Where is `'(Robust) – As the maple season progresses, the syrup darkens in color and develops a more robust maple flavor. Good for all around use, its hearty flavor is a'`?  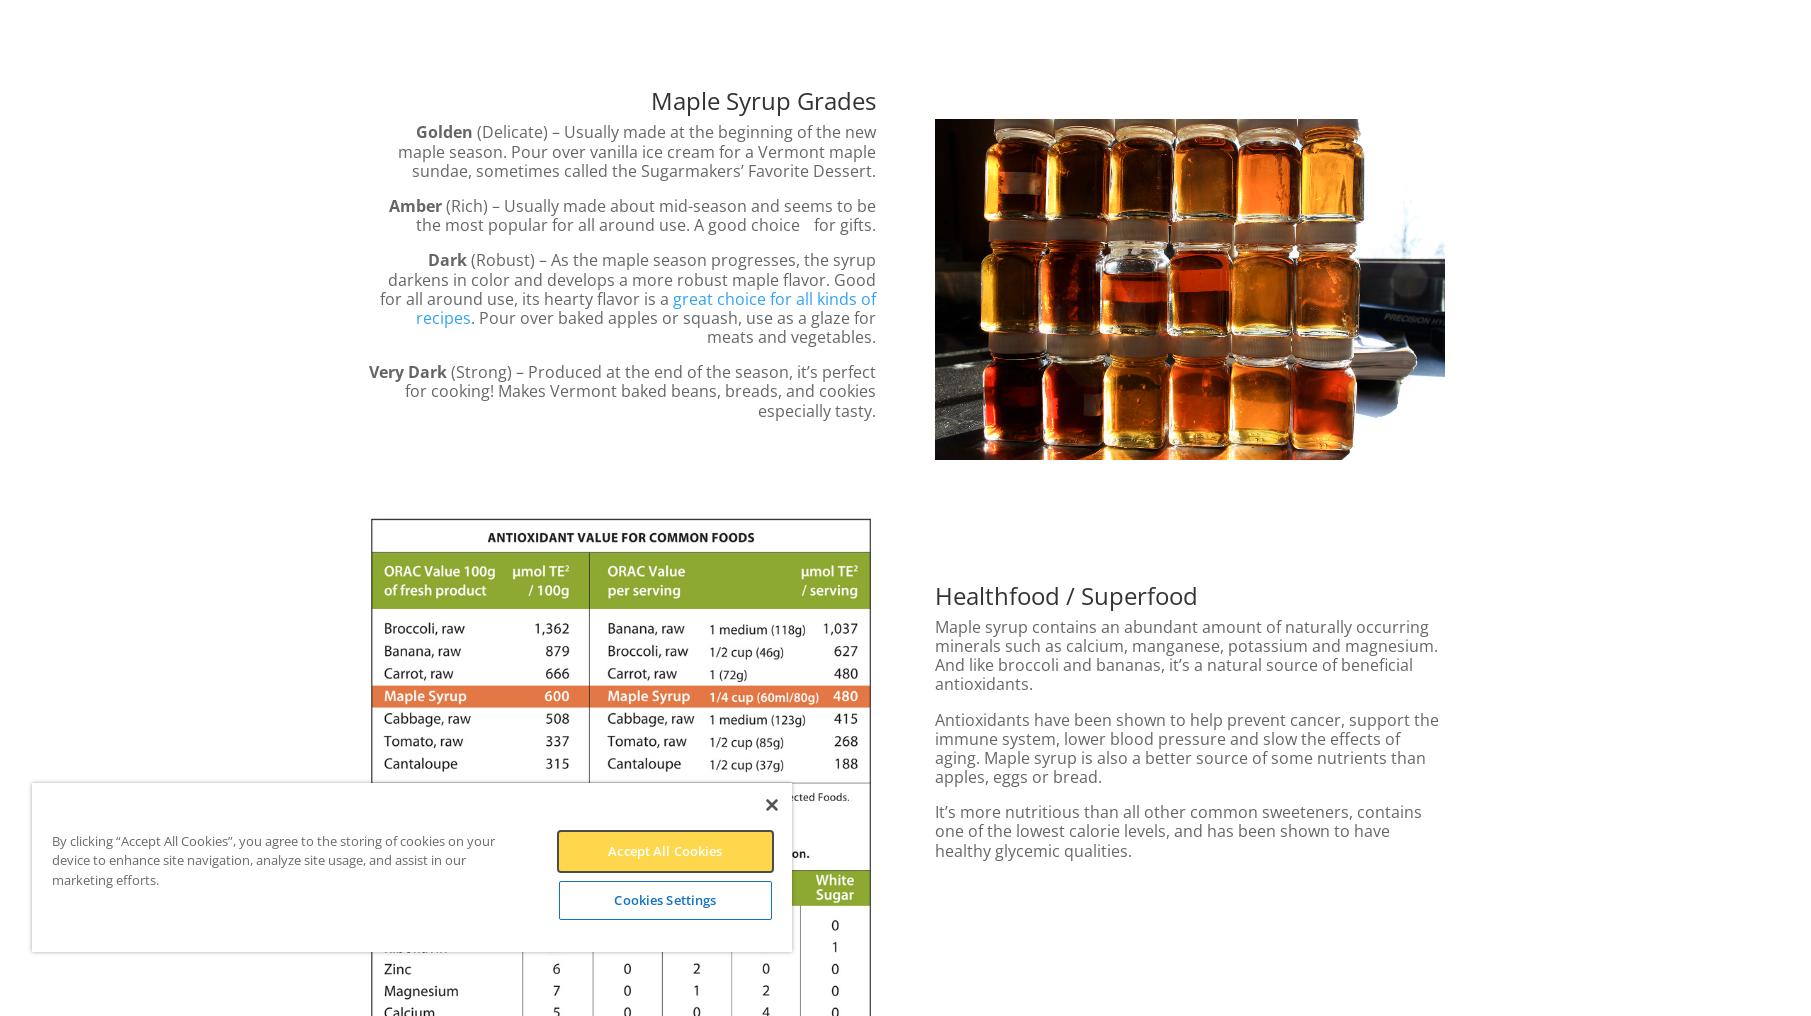 '(Robust) – As the maple season progresses, the syrup darkens in color and develops a more robust maple flavor. Good for all around use, its hearty flavor is a' is located at coordinates (626, 277).